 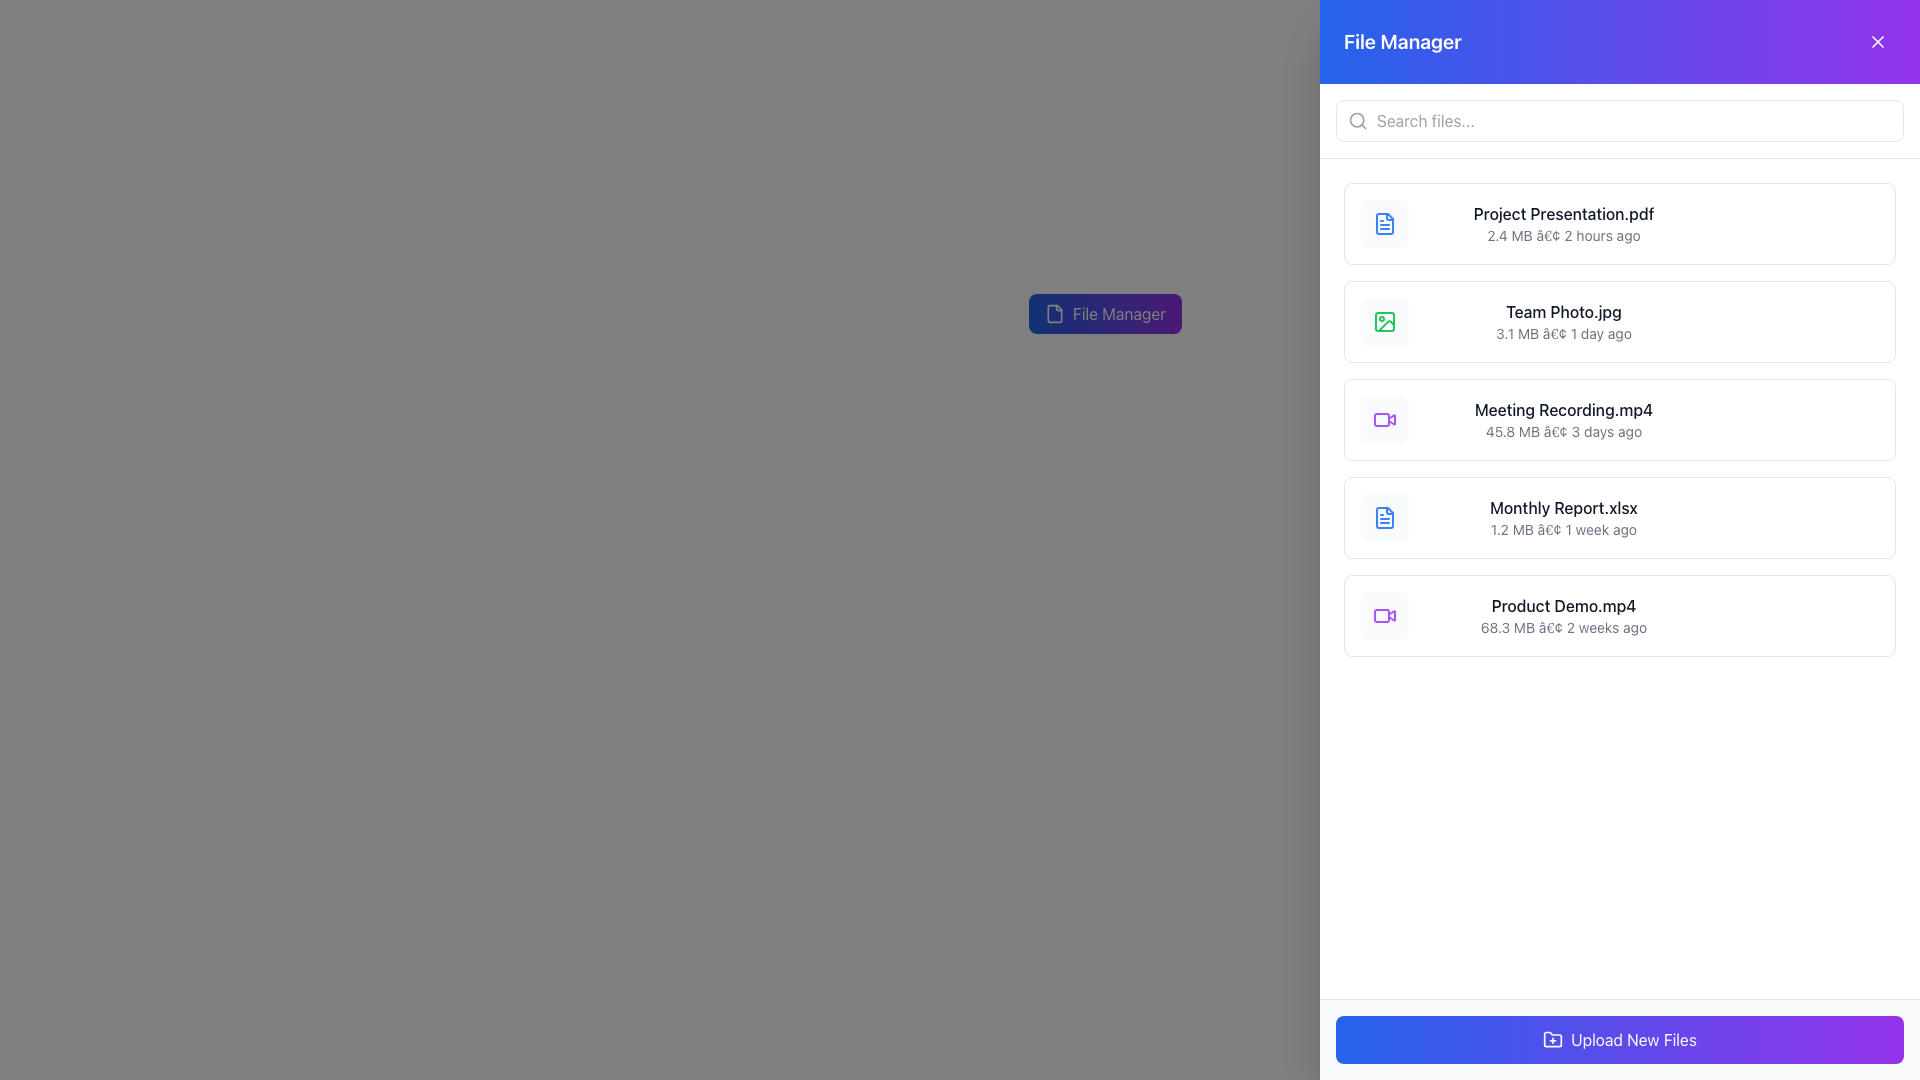 I want to click on the Text Label that displays additional metadata about the 'Product Demo.mp4' file, located in the lower section of the interface beneath its title, so click(x=1563, y=627).